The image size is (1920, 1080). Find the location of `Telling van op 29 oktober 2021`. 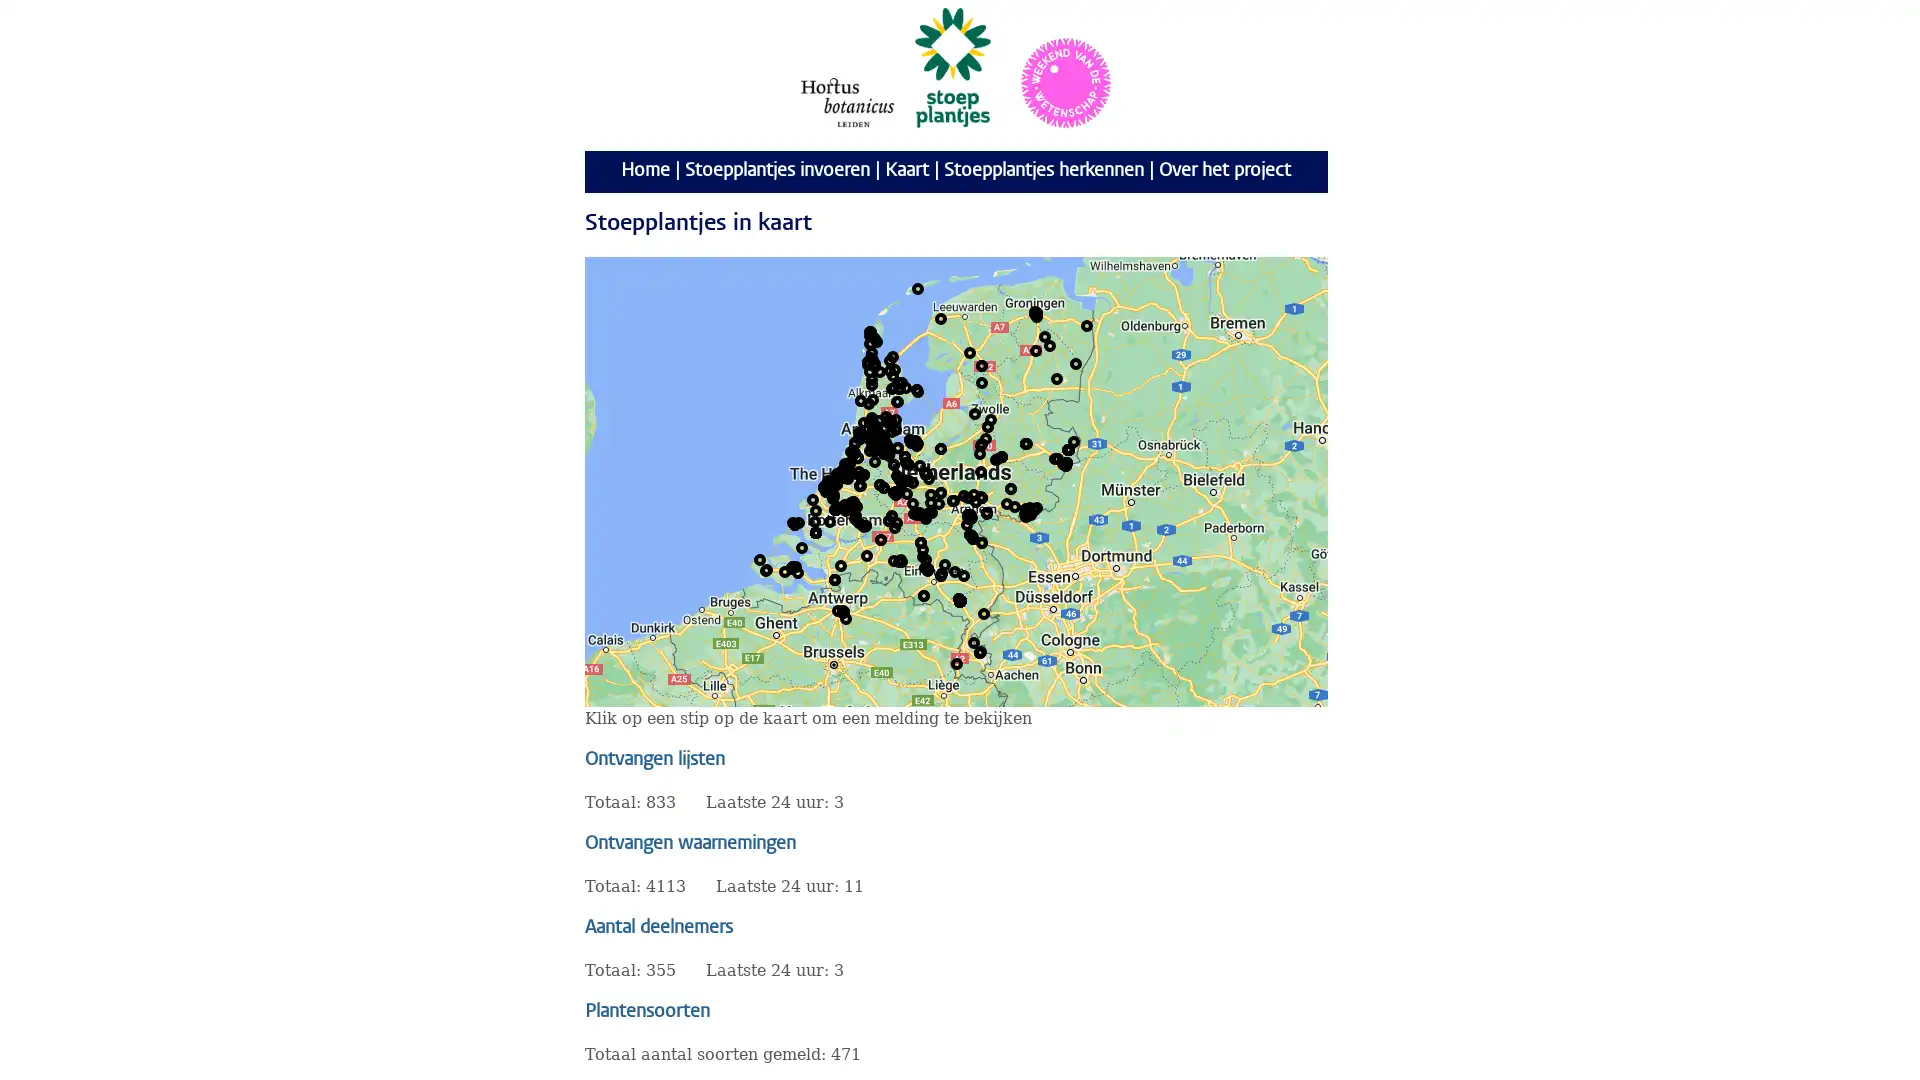

Telling van op 29 oktober 2021 is located at coordinates (872, 435).